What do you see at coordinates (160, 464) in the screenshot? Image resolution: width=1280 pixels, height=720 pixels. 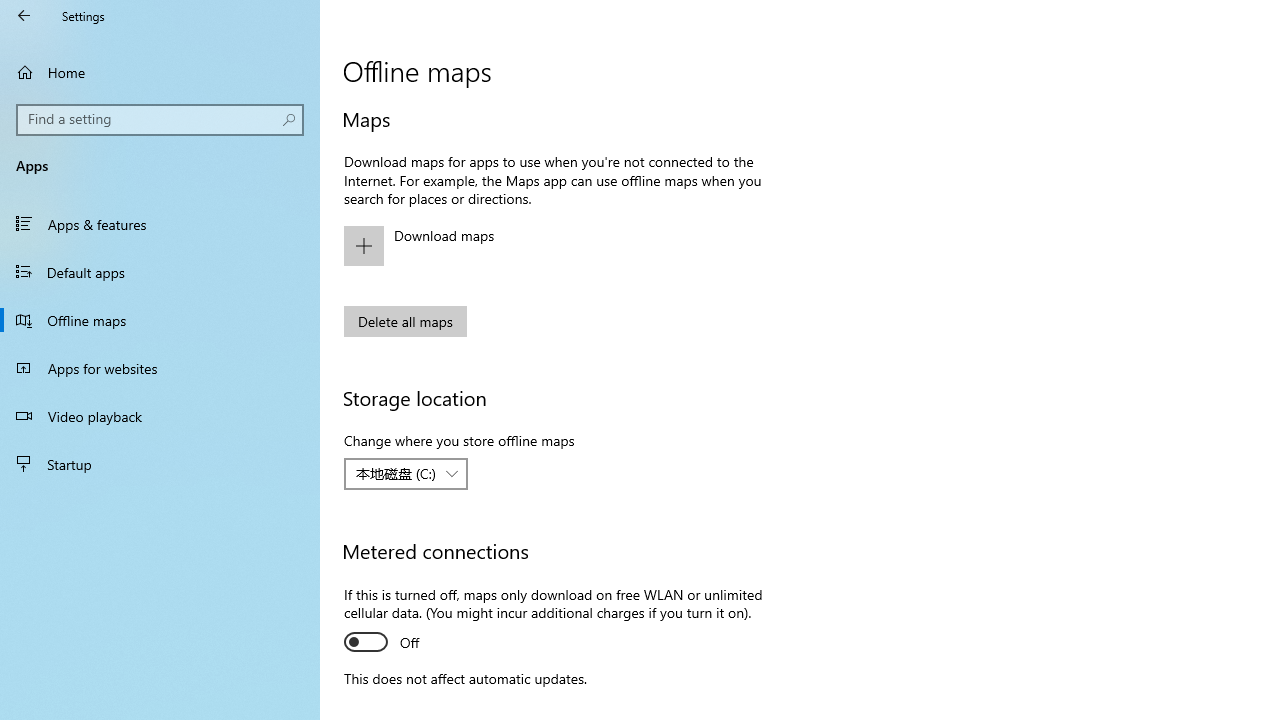 I see `'Startup'` at bounding box center [160, 464].